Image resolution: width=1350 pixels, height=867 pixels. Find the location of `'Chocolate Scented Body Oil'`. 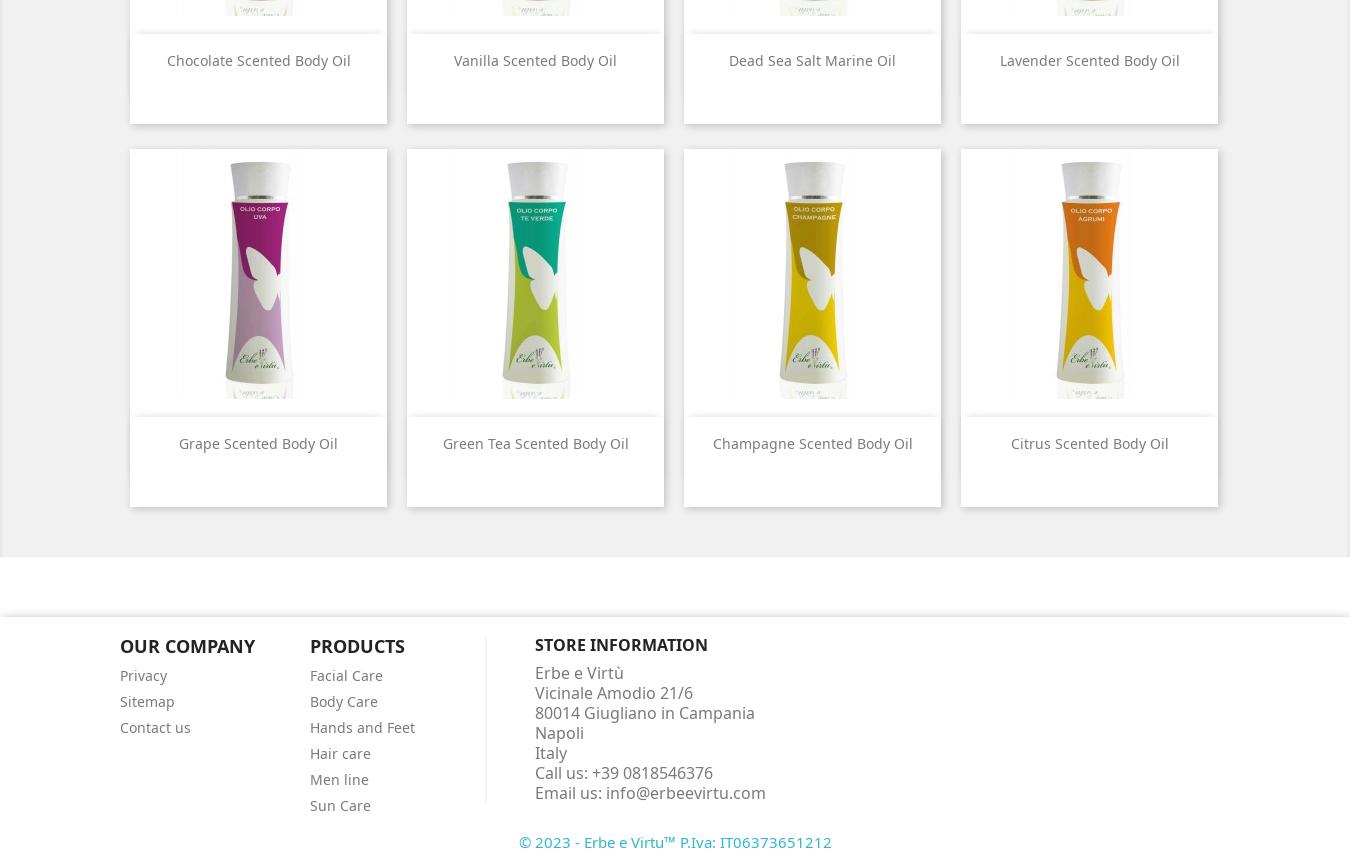

'Chocolate Scented Body Oil' is located at coordinates (256, 60).